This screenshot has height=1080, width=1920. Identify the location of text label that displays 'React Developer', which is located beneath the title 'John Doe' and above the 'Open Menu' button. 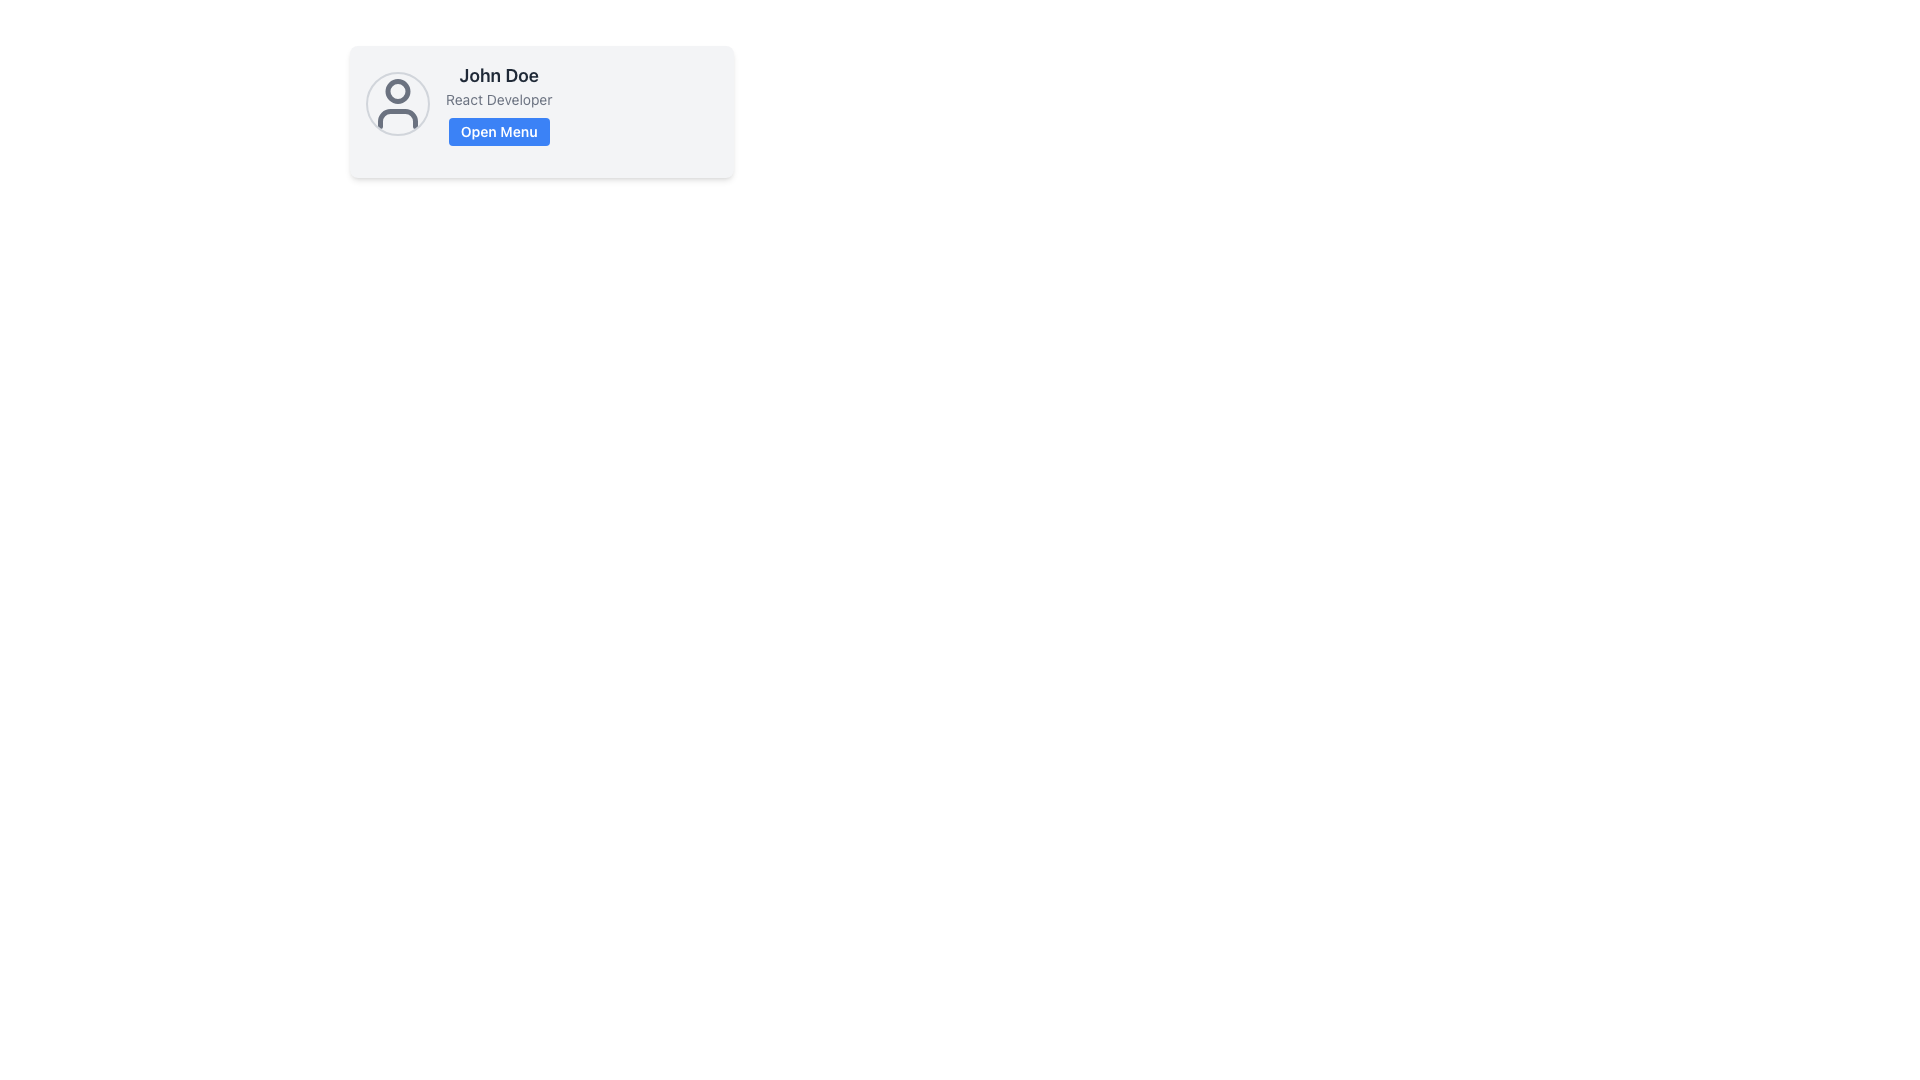
(499, 100).